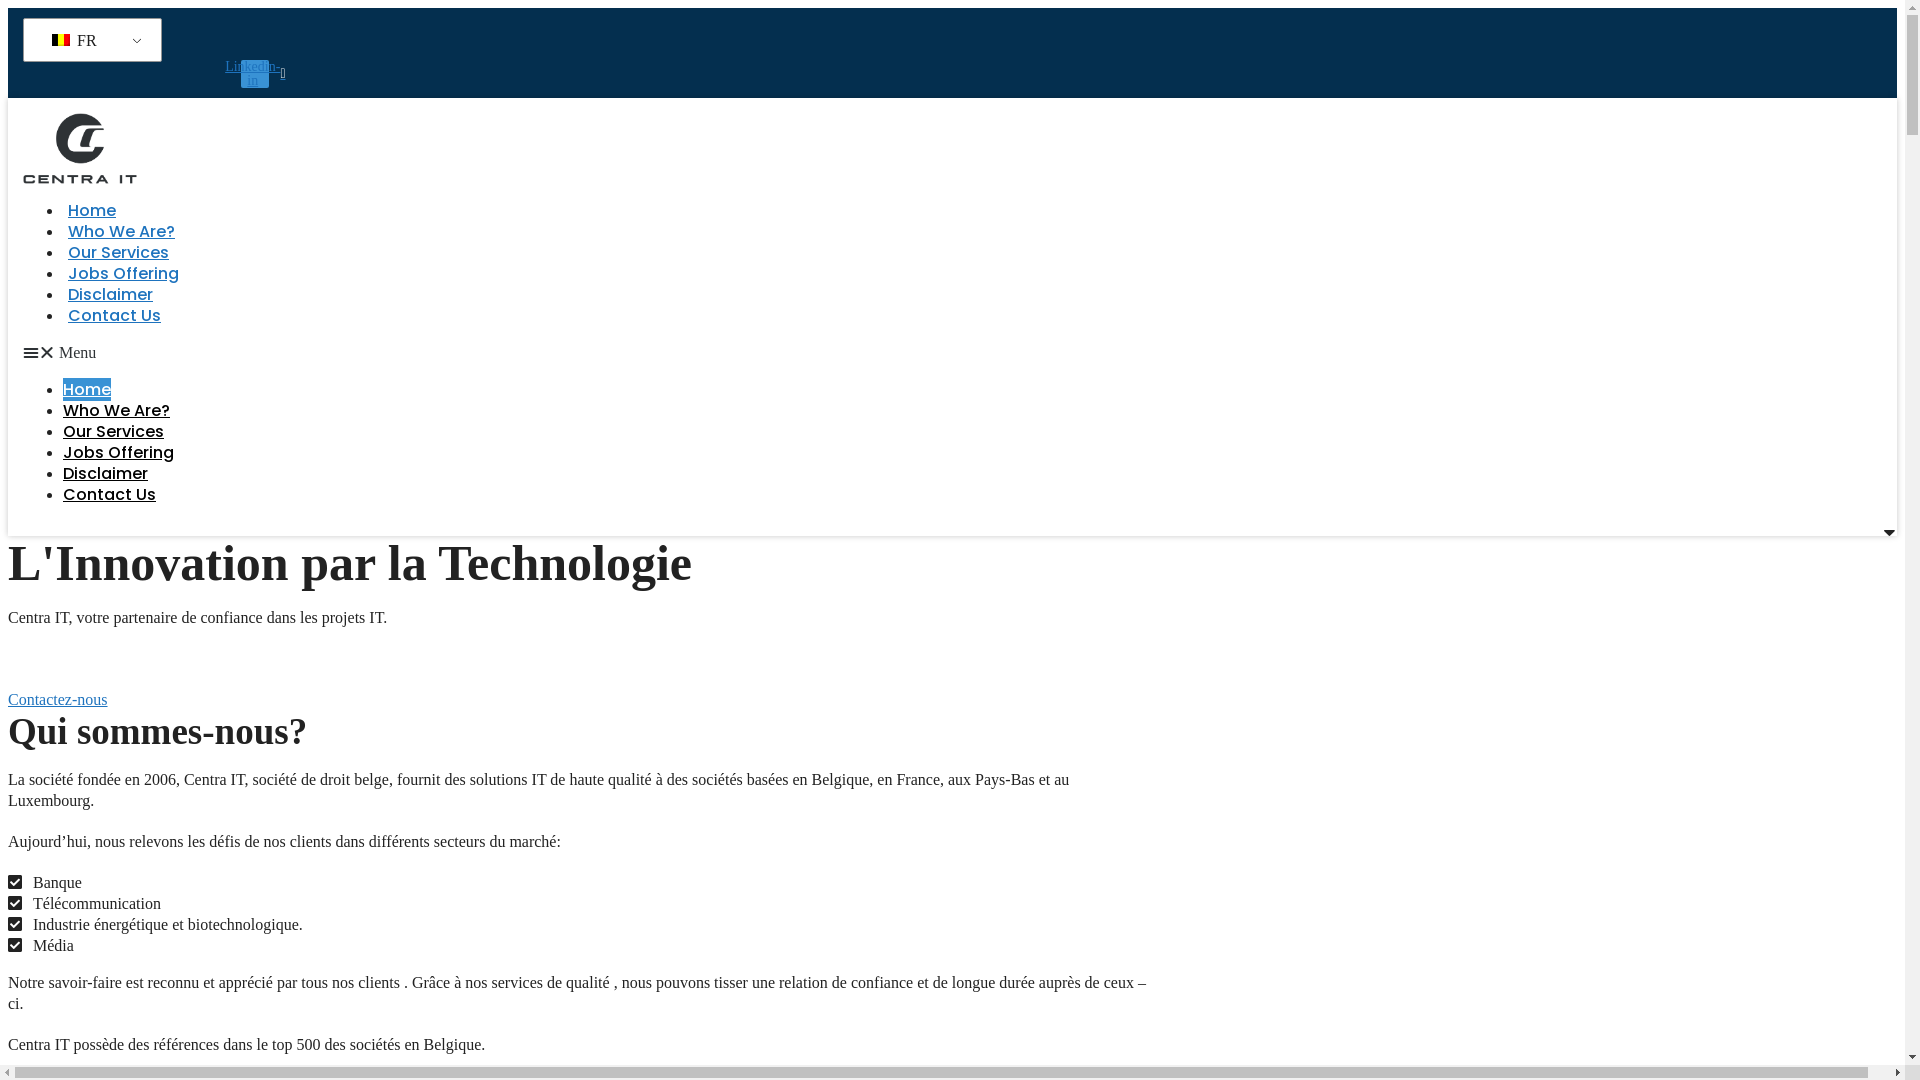 This screenshot has width=1920, height=1080. I want to click on 'Our Services', so click(112, 430).